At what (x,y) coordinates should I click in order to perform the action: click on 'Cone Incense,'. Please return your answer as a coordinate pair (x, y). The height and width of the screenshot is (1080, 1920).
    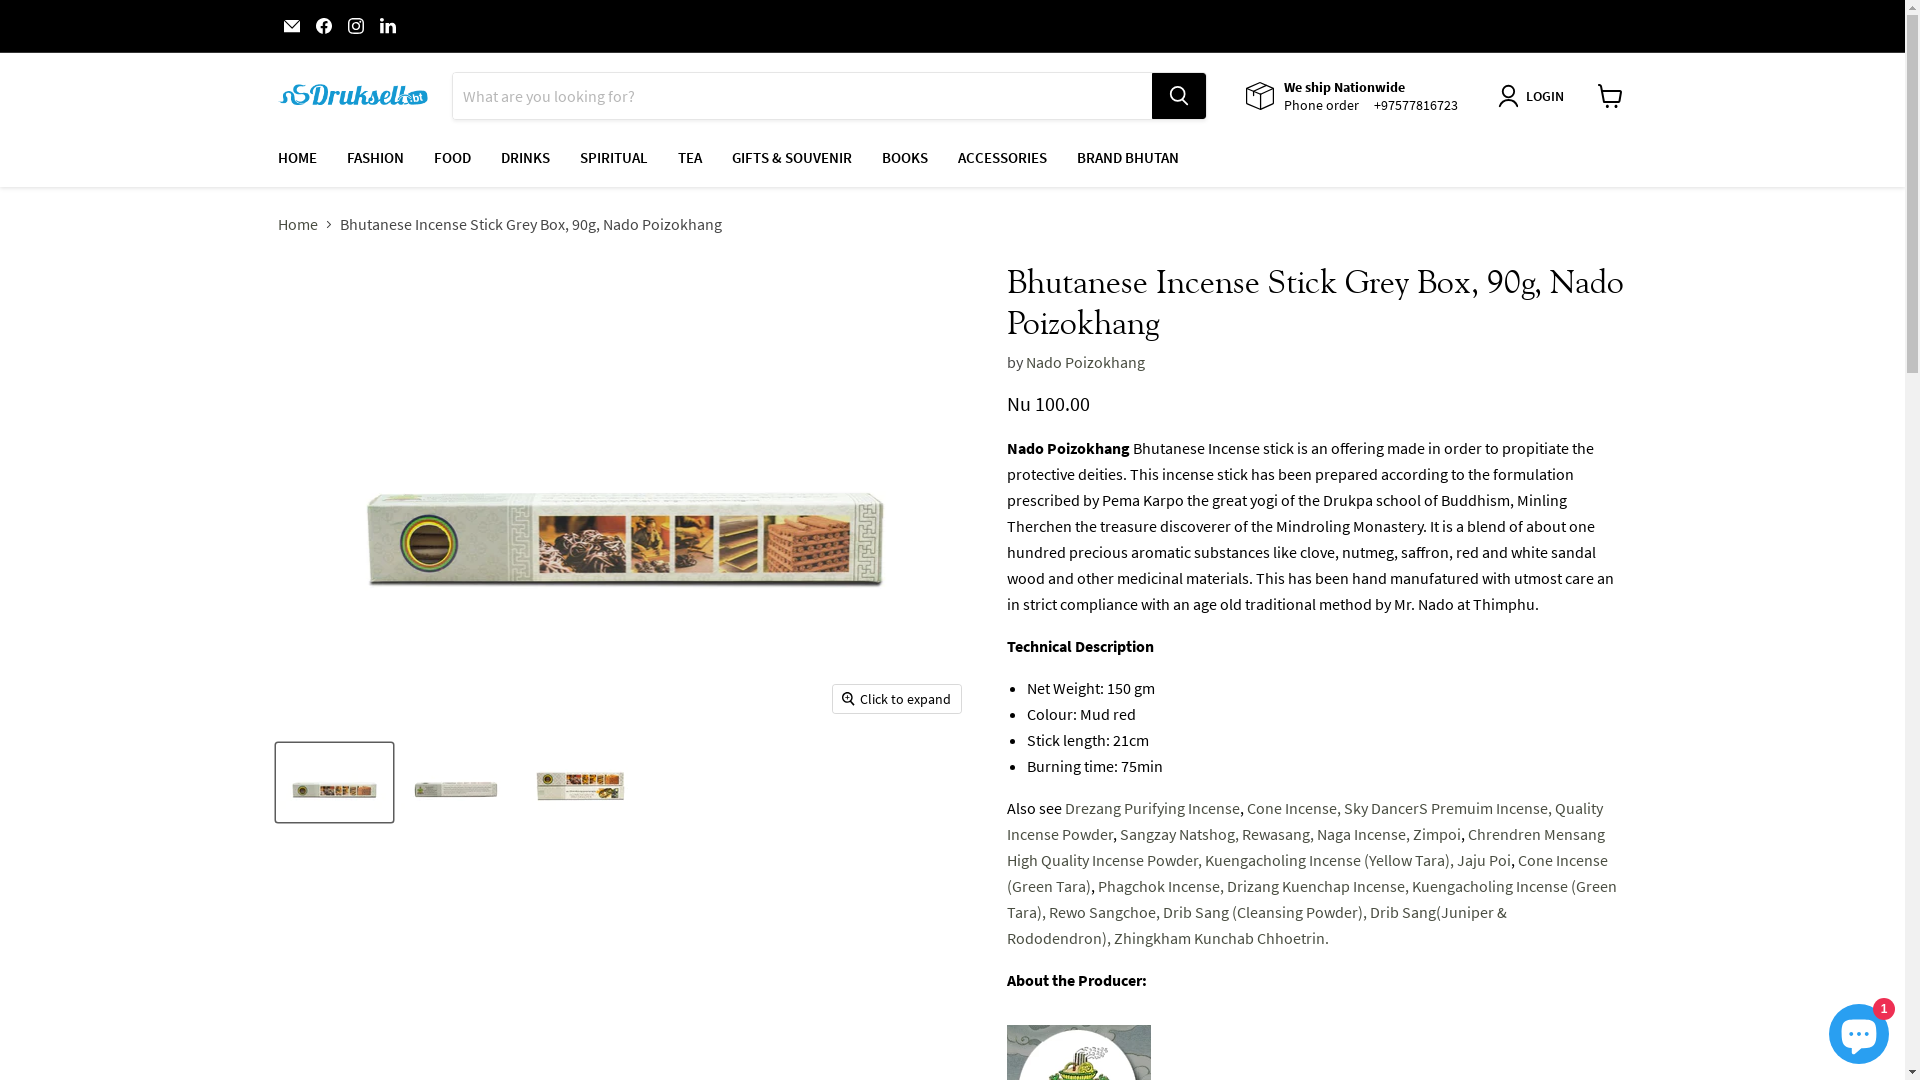
    Looking at the image, I should click on (1292, 806).